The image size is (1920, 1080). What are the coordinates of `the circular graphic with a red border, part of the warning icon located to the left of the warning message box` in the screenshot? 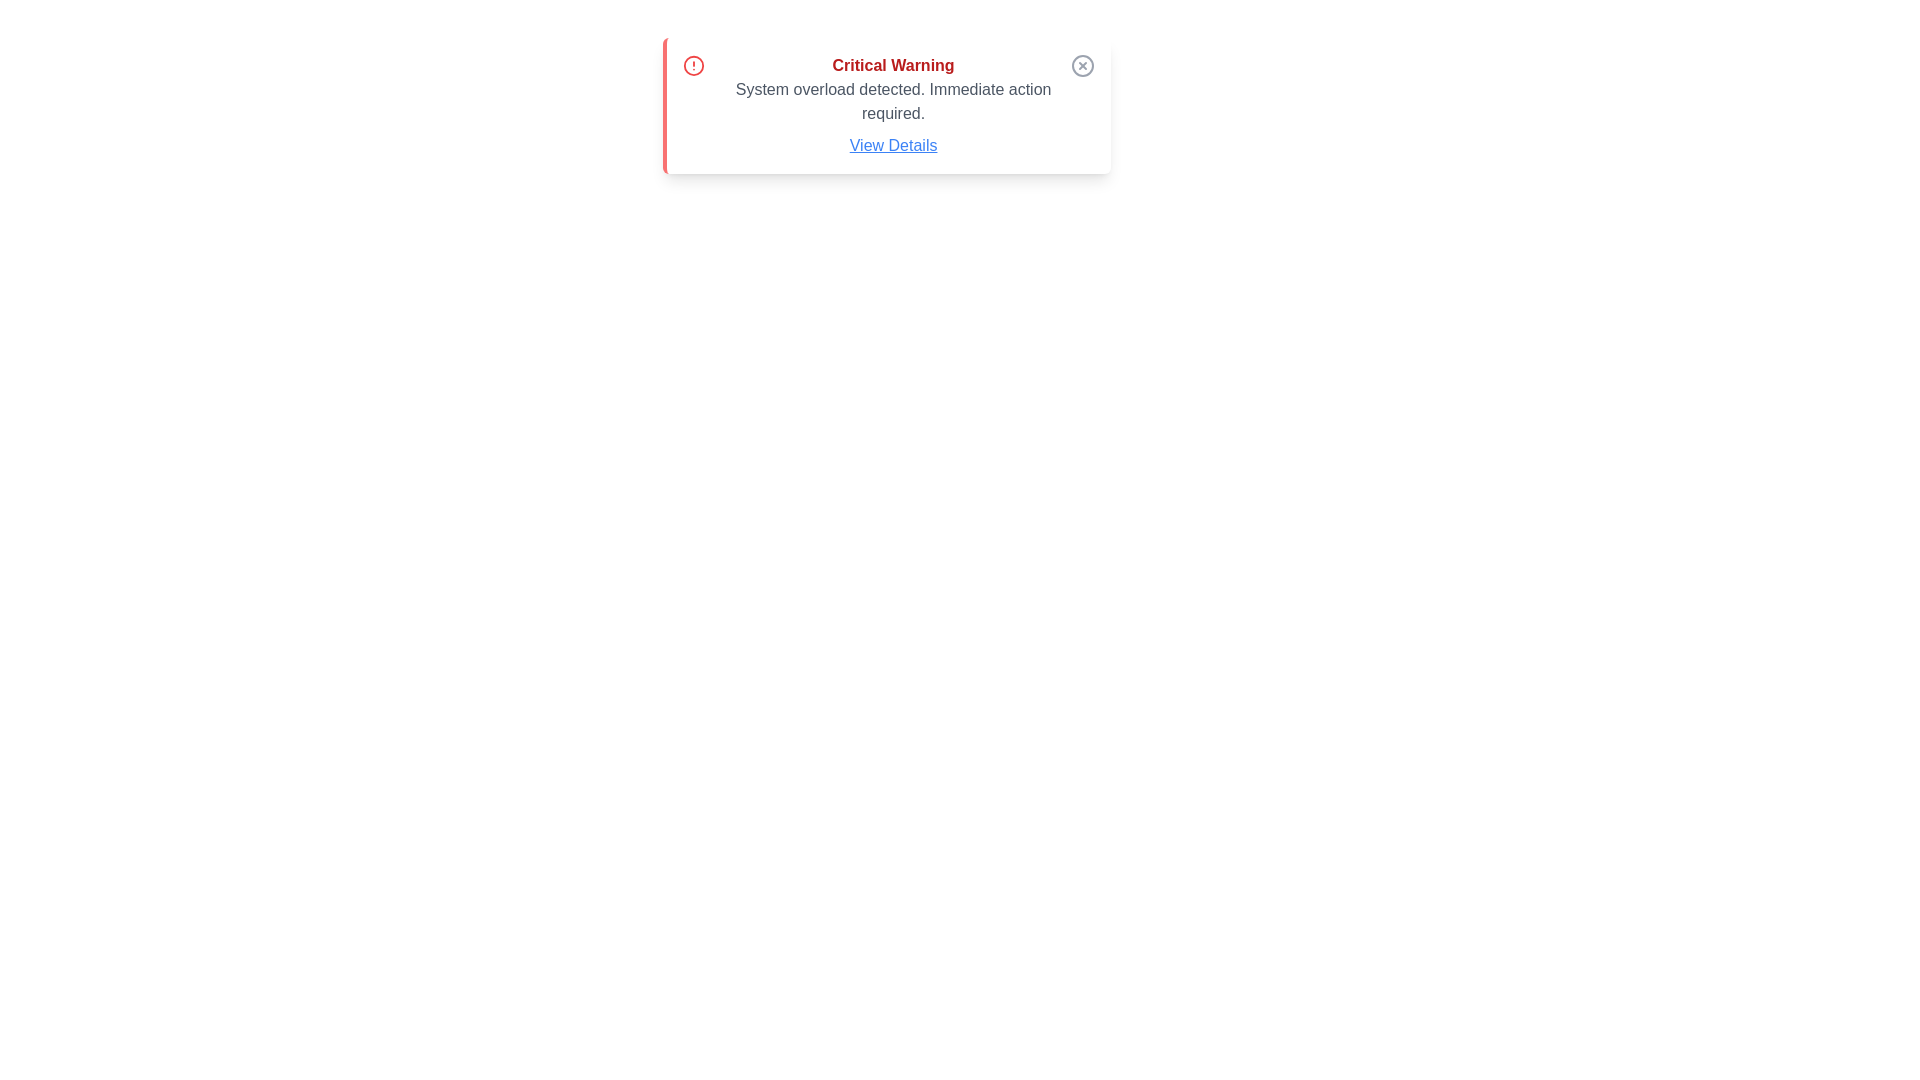 It's located at (693, 64).